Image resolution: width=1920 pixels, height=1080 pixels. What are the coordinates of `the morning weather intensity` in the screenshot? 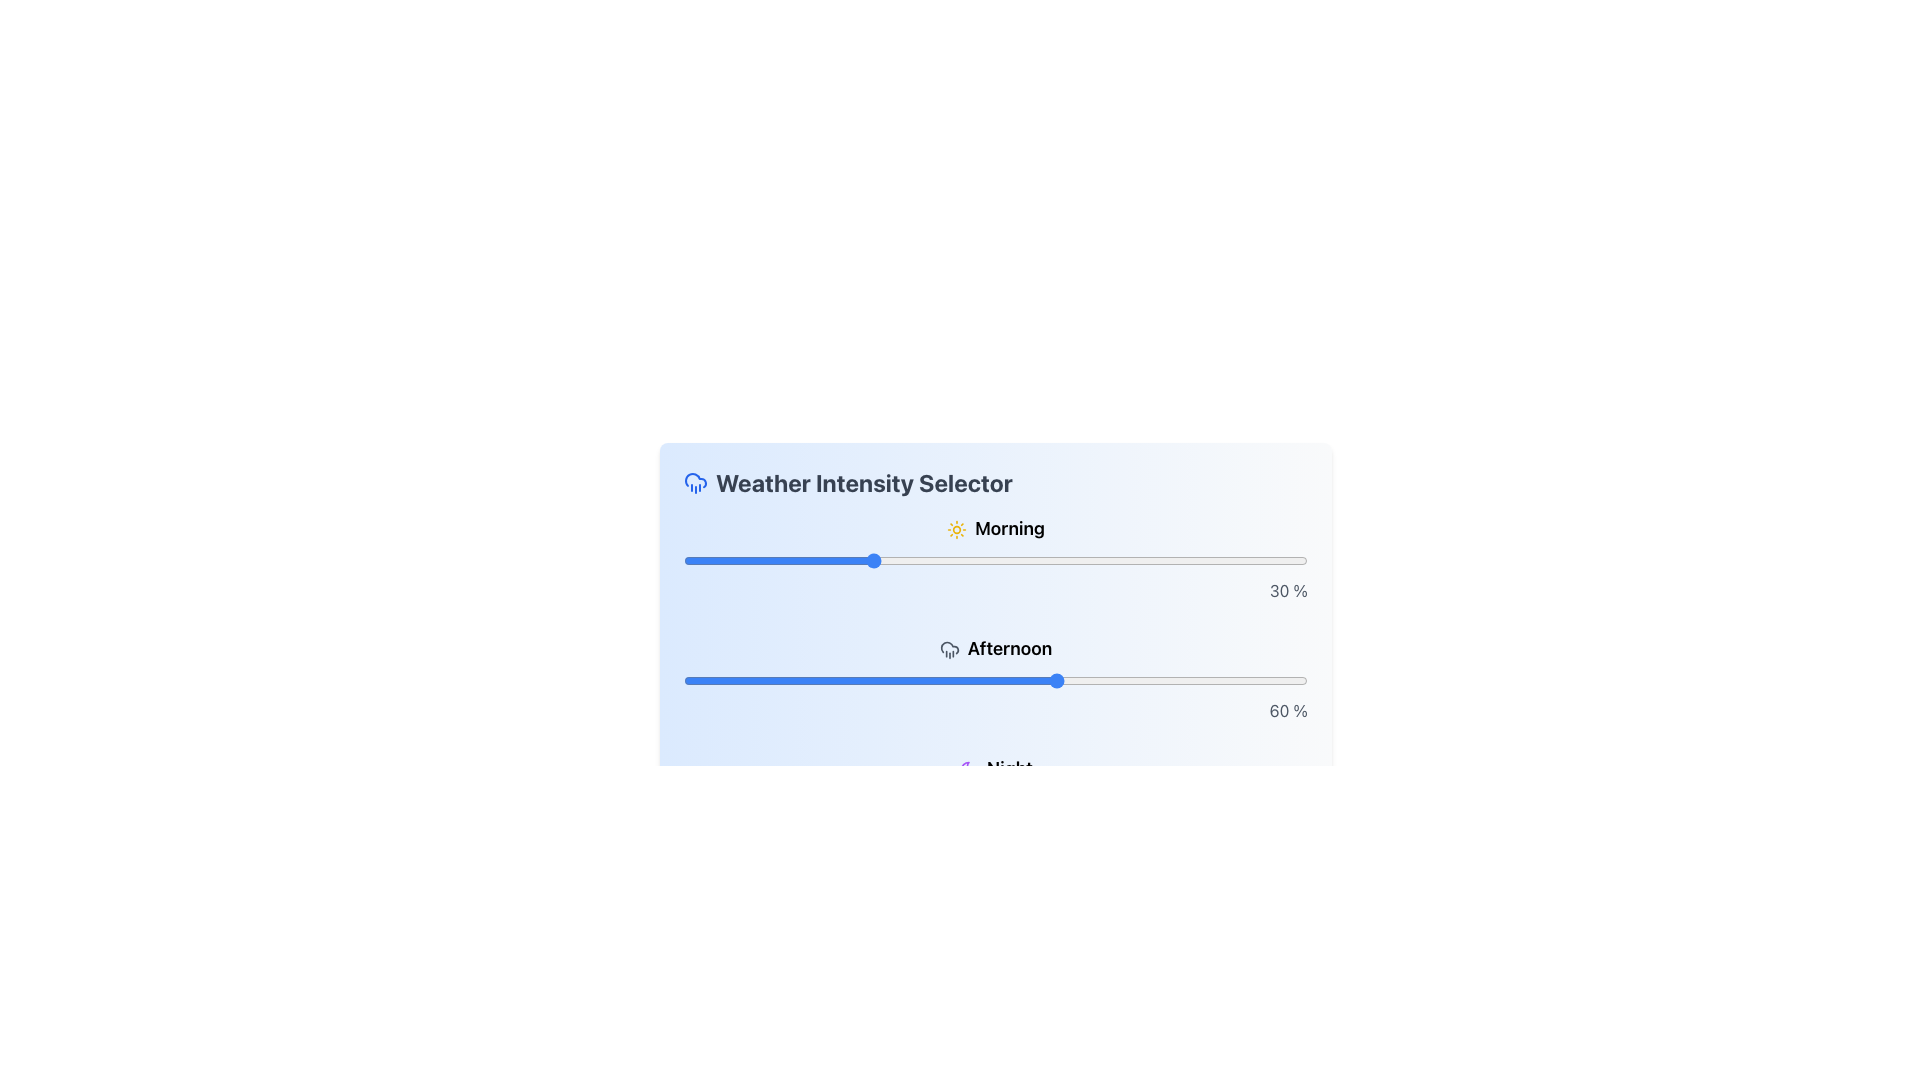 It's located at (702, 560).